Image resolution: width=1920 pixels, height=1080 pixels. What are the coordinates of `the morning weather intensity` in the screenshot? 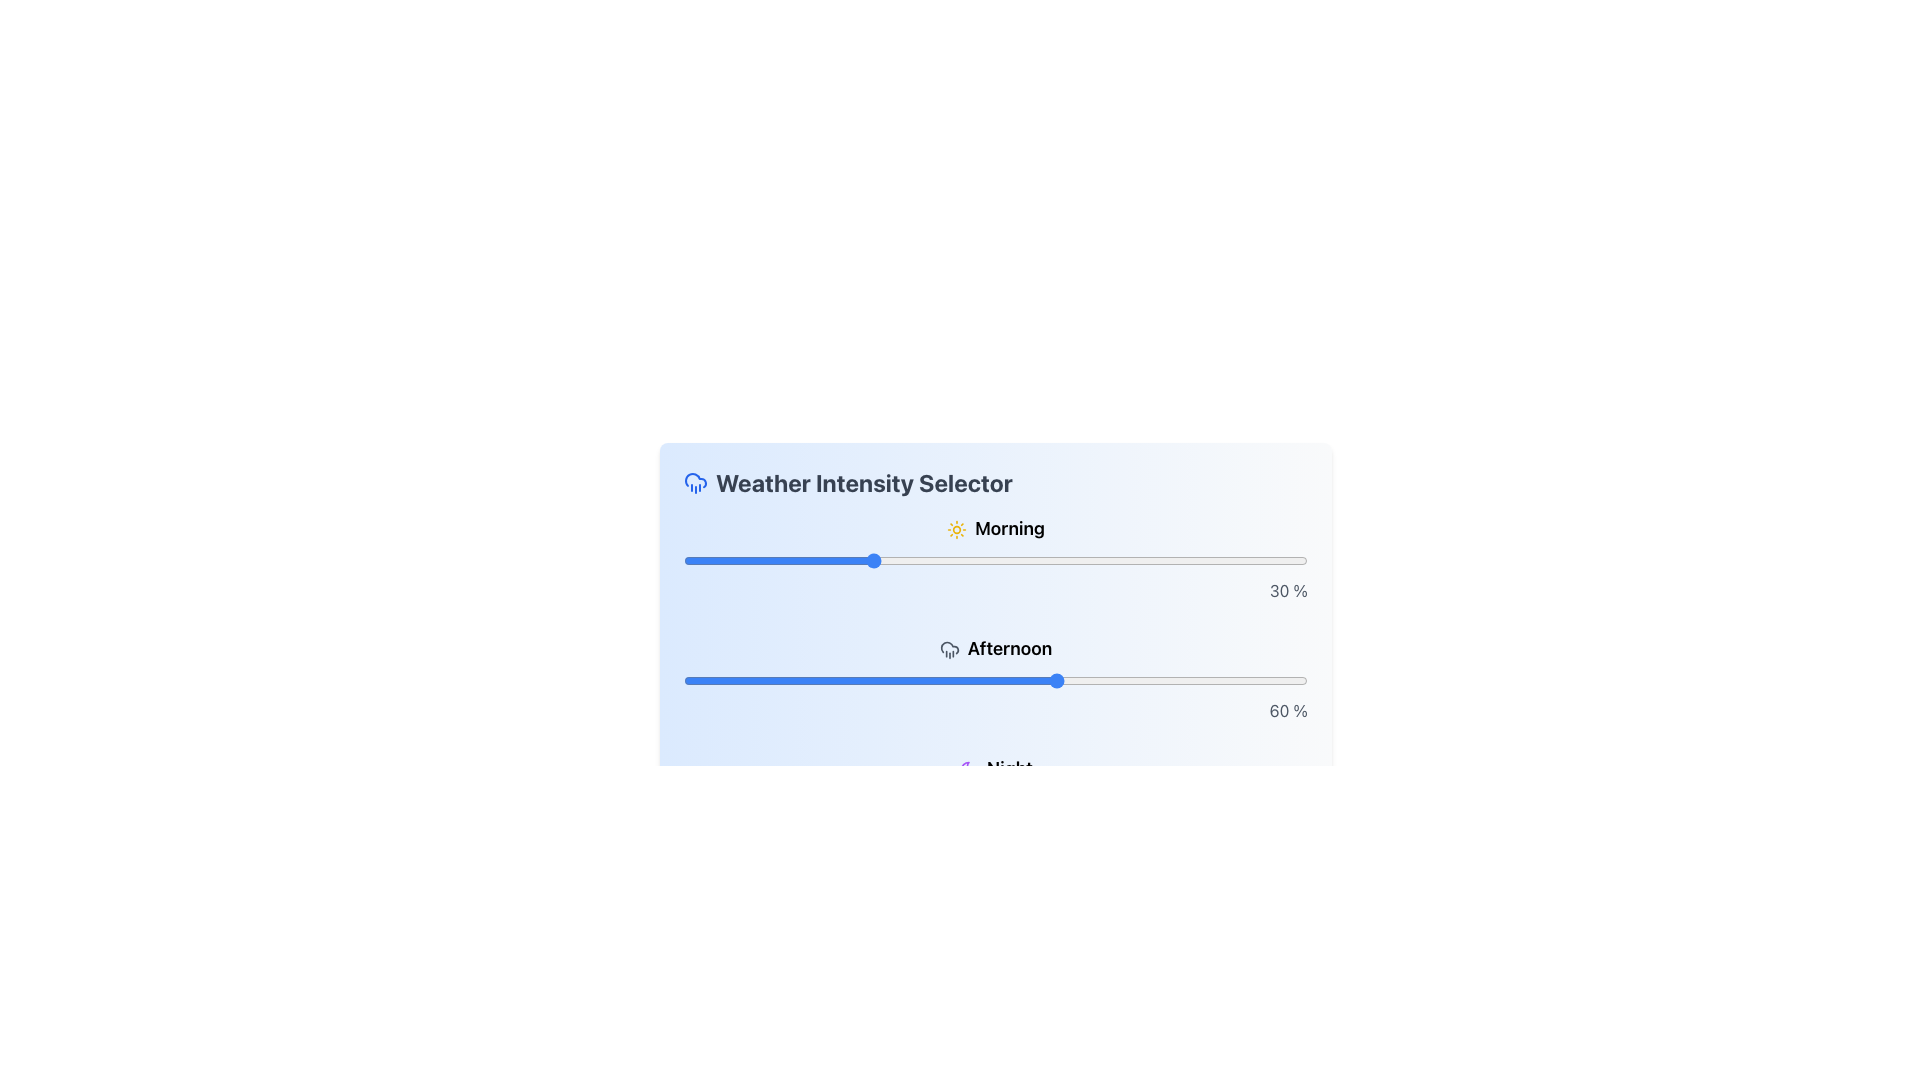 It's located at (702, 560).